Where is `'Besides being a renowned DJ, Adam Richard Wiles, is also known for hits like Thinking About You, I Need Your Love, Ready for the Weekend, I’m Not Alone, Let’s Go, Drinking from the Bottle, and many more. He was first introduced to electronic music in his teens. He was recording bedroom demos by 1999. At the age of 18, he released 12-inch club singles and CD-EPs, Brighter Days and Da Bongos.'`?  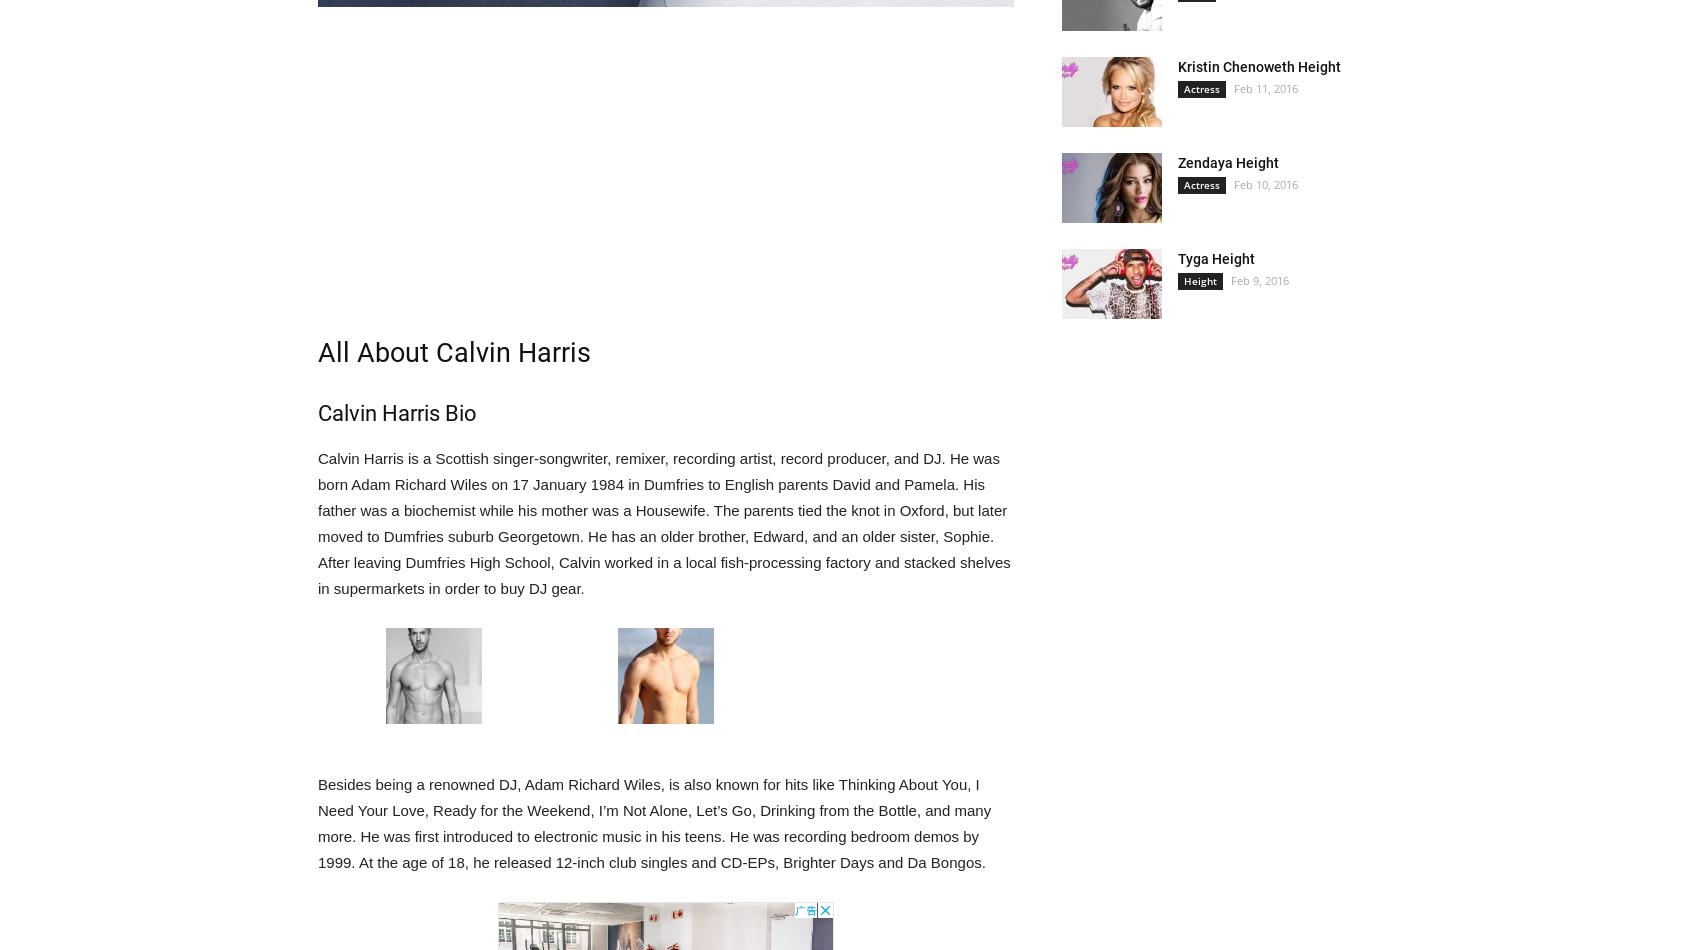
'Besides being a renowned DJ, Adam Richard Wiles, is also known for hits like Thinking About You, I Need Your Love, Ready for the Weekend, I’m Not Alone, Let’s Go, Drinking from the Bottle, and many more. He was first introduced to electronic music in his teens. He was recording bedroom demos by 1999. At the age of 18, he released 12-inch club singles and CD-EPs, Brighter Days and Da Bongos.' is located at coordinates (316, 822).